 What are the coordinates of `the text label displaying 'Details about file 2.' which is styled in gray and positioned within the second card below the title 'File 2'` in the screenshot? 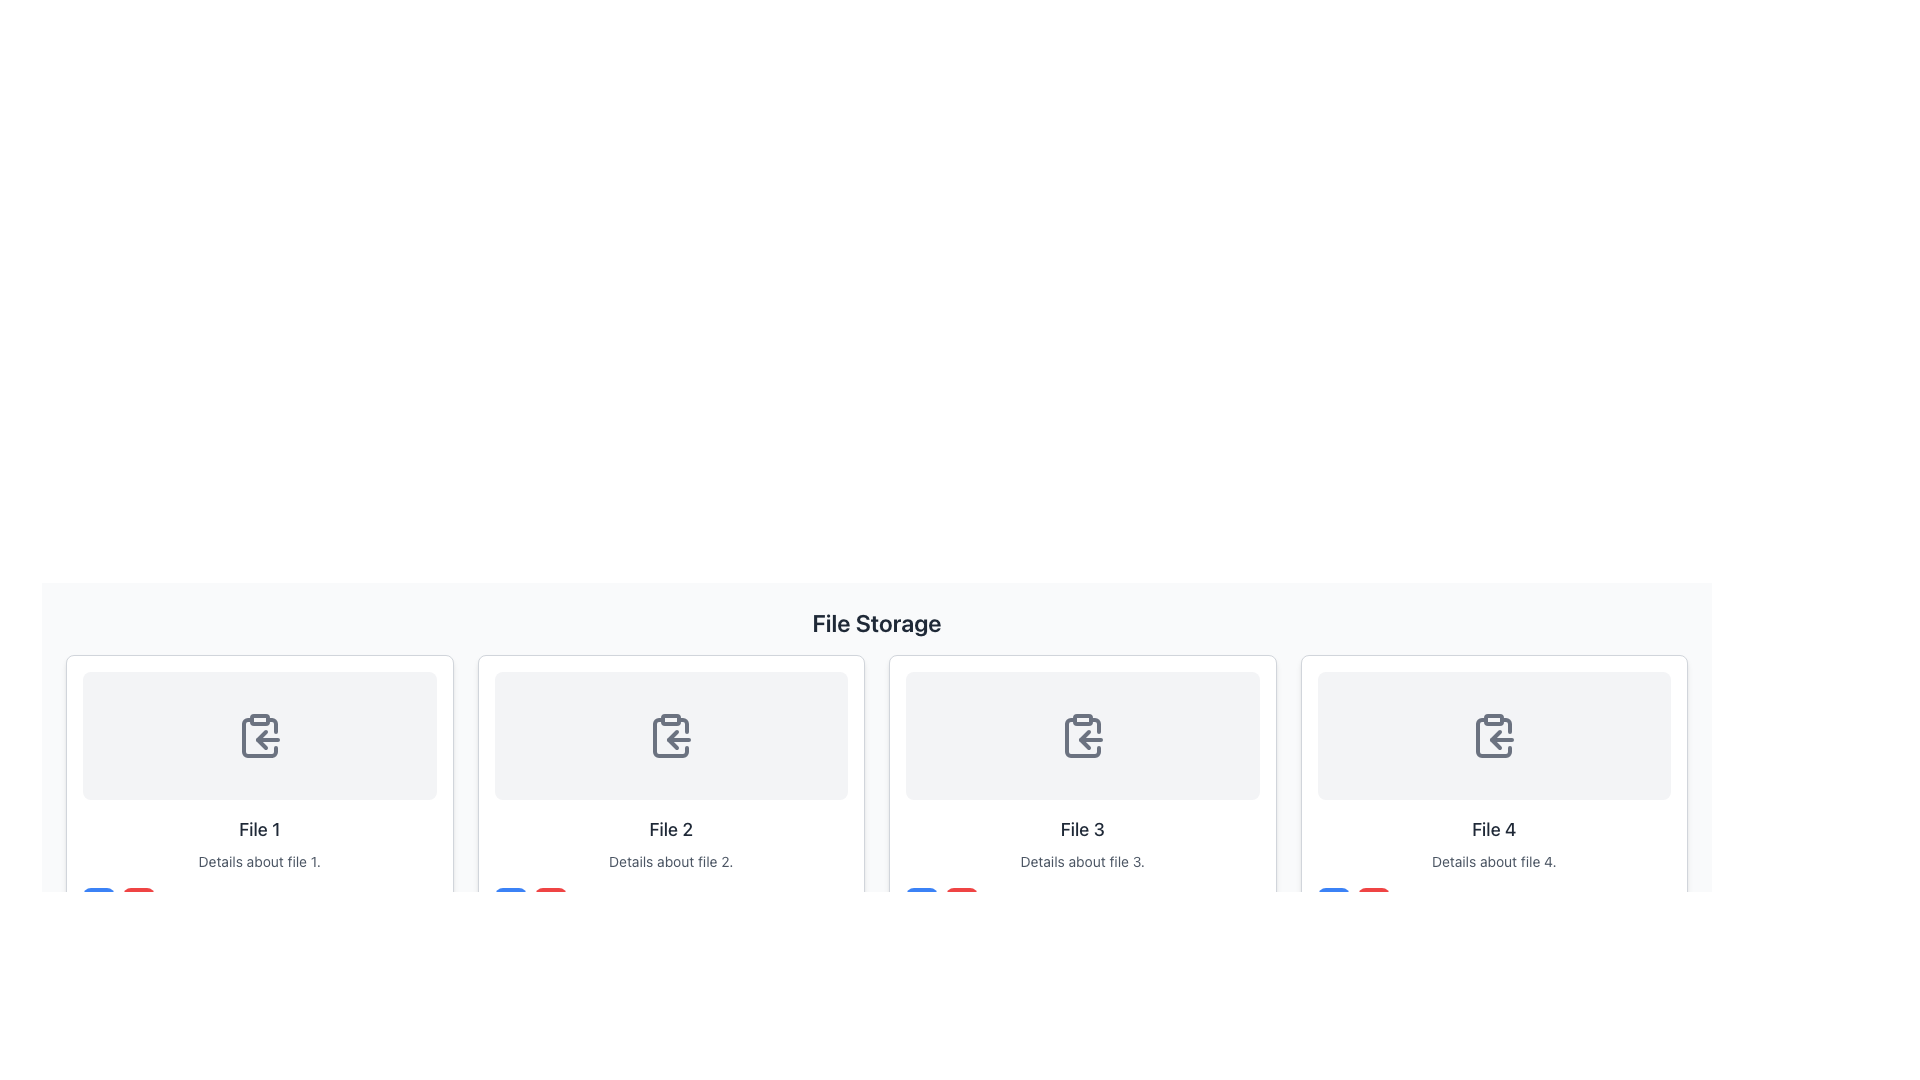 It's located at (671, 860).